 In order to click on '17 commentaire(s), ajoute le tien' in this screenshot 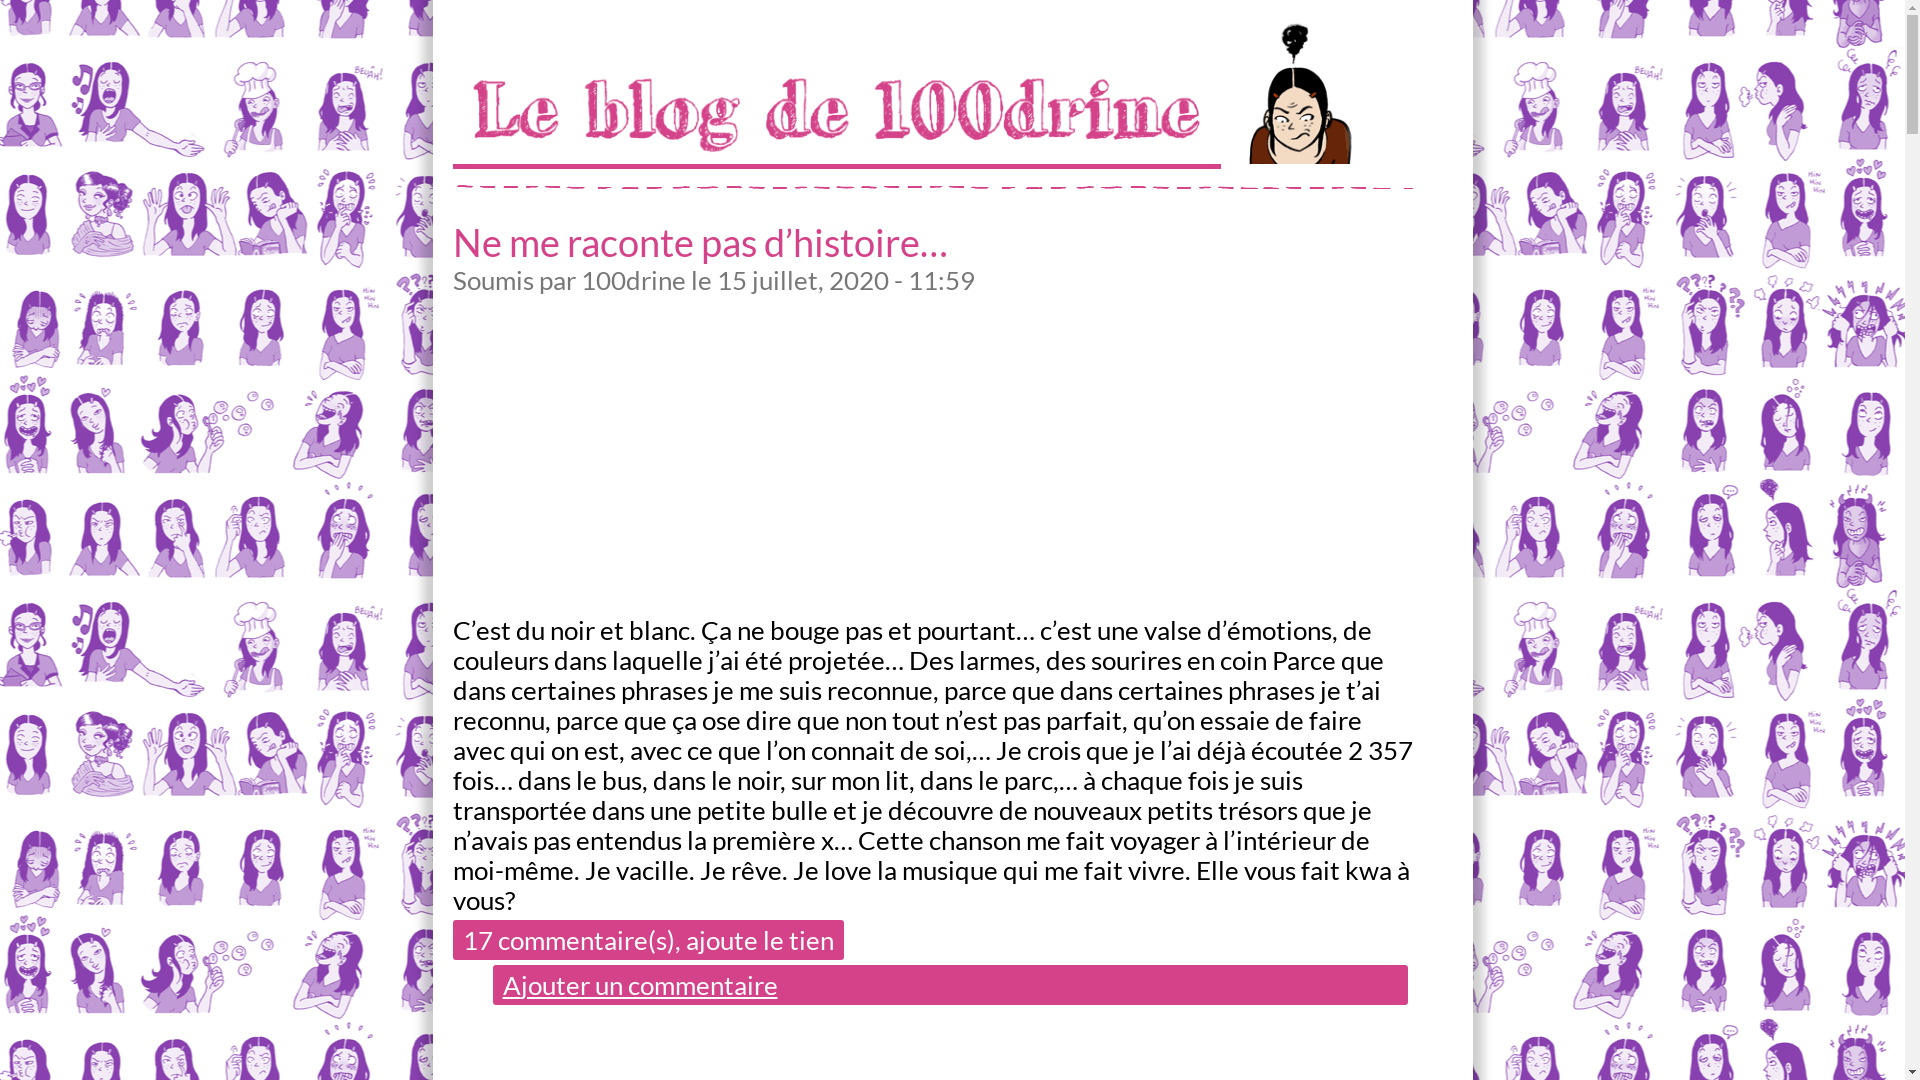, I will do `click(647, 940)`.